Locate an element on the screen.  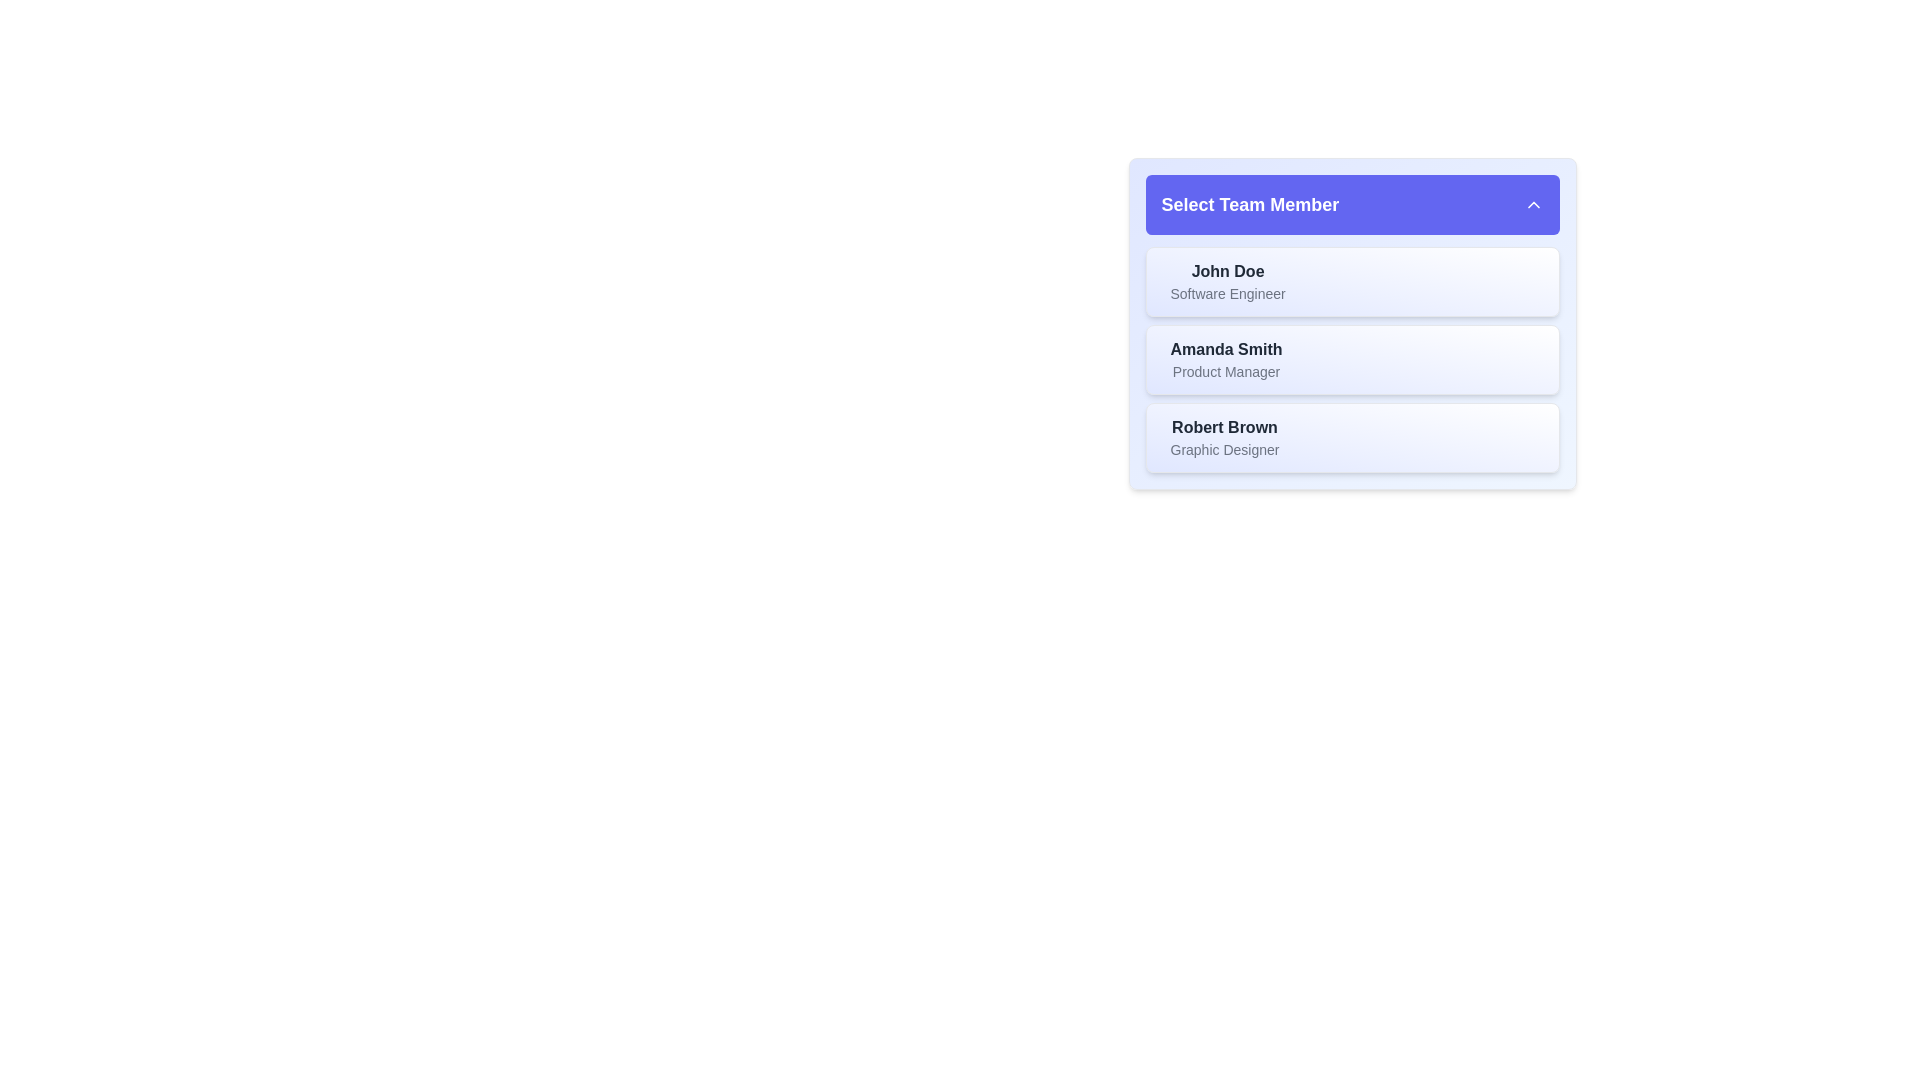
text label displaying 'Graphic Designer' located below the bold name 'Robert Brown' in the bottom section of the selectable entry is located at coordinates (1223, 450).